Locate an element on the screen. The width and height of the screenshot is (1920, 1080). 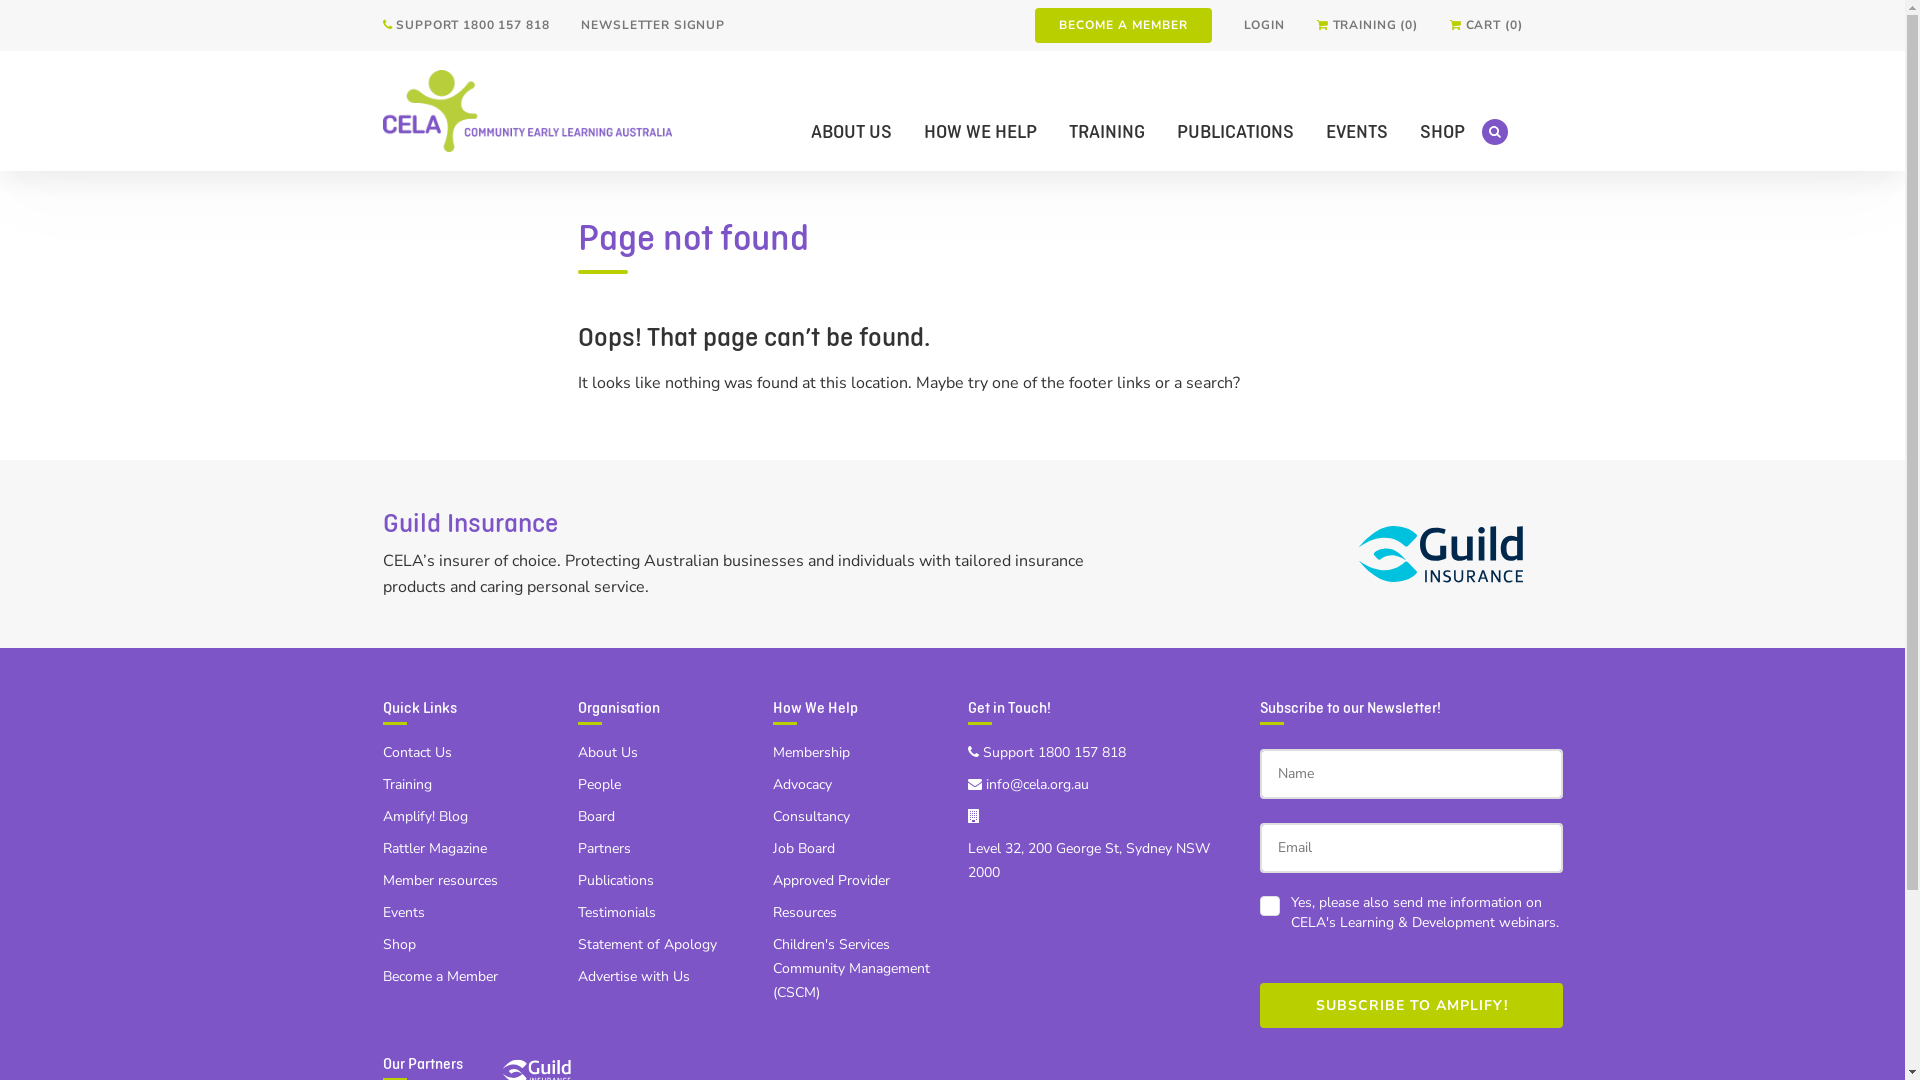
'Become a Member' is located at coordinates (438, 975).